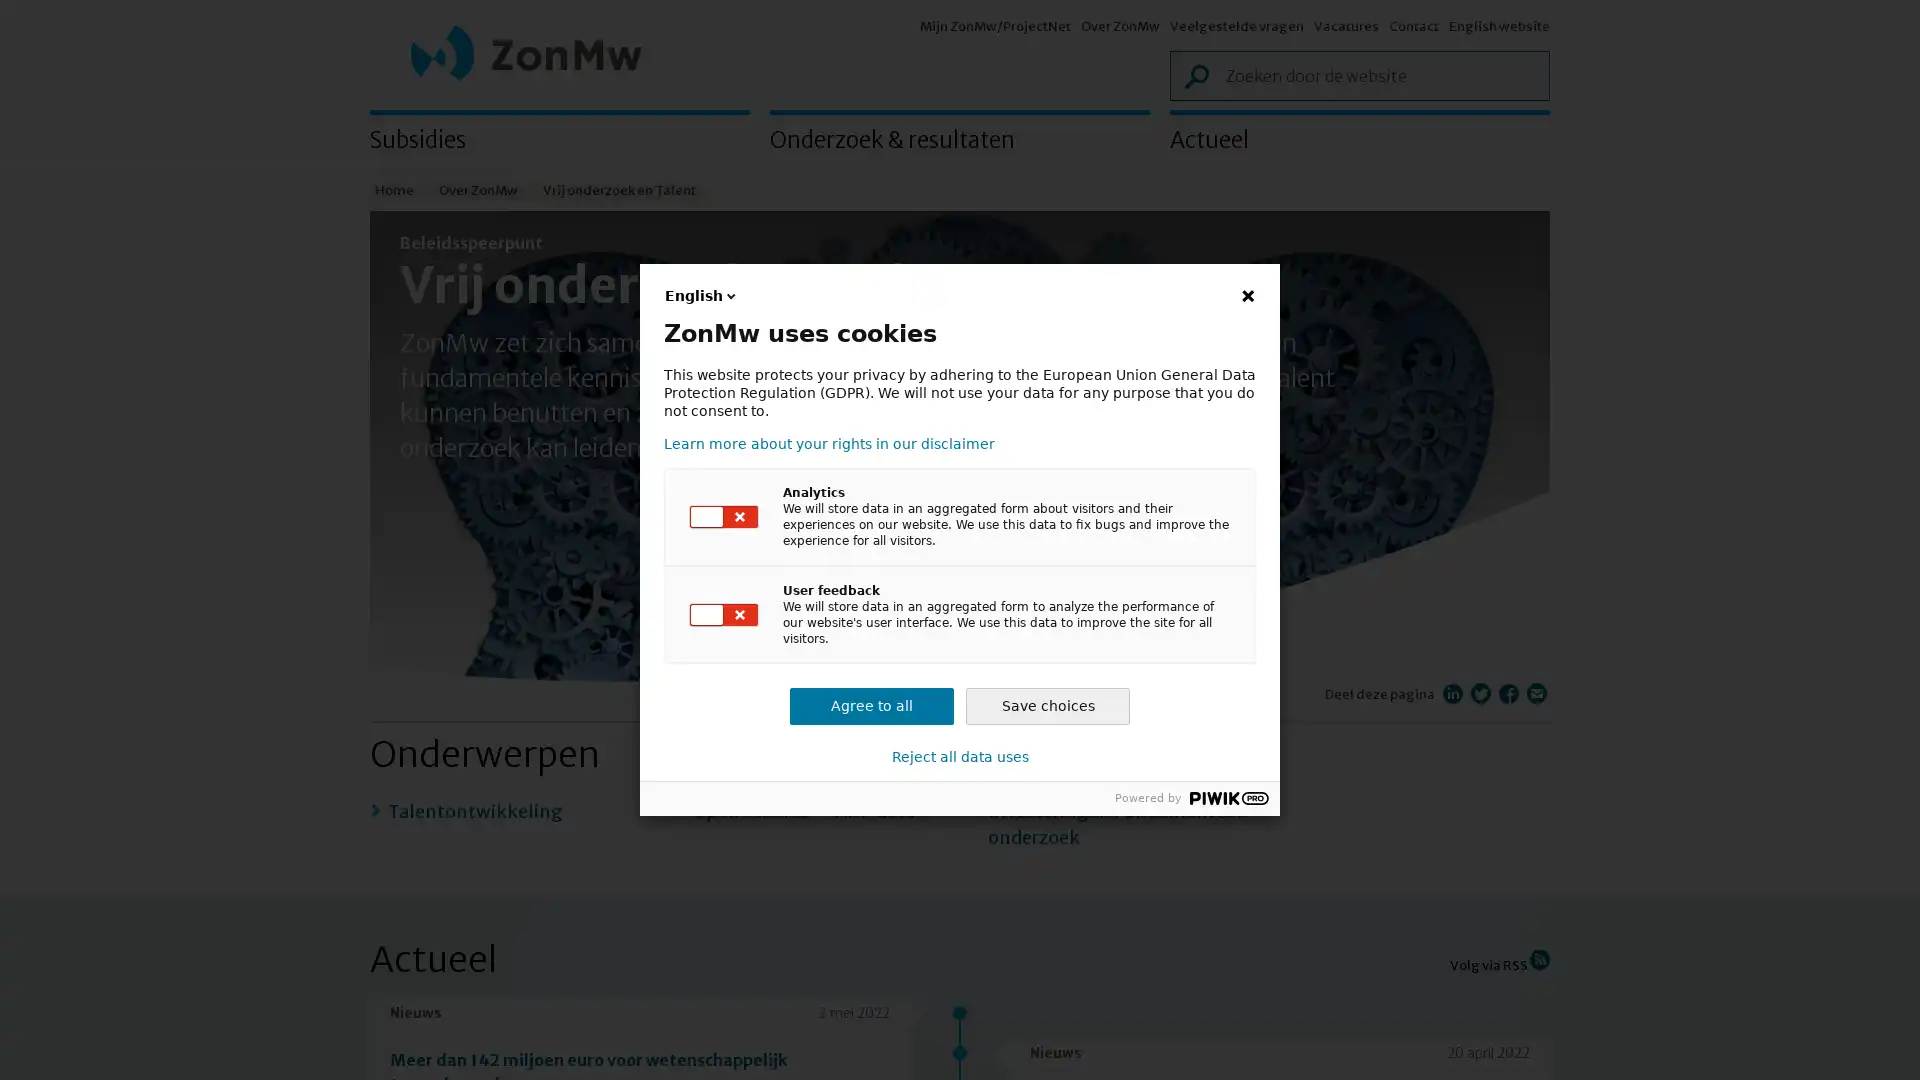 The image size is (1920, 1080). What do you see at coordinates (1536, 75) in the screenshot?
I see `Zoek` at bounding box center [1536, 75].